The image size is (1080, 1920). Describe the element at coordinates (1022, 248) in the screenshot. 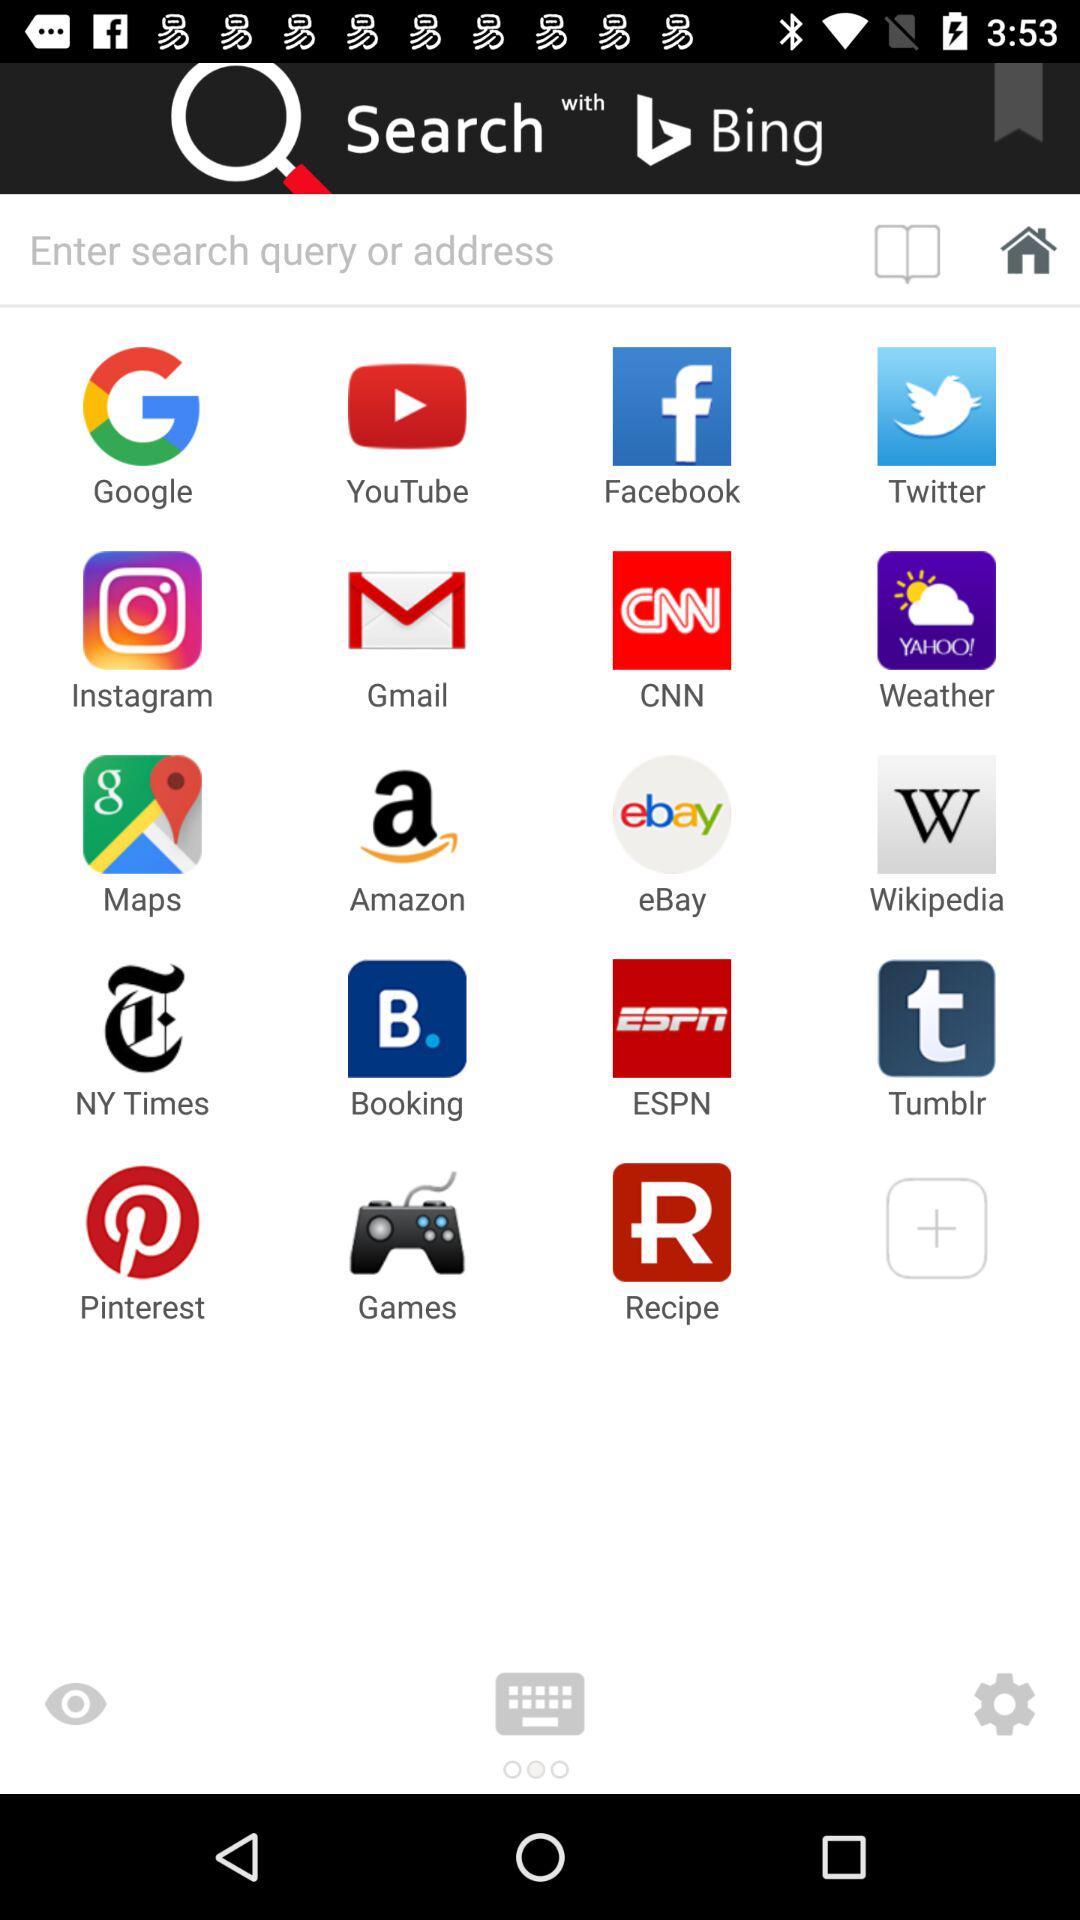

I see `the home icon` at that location.